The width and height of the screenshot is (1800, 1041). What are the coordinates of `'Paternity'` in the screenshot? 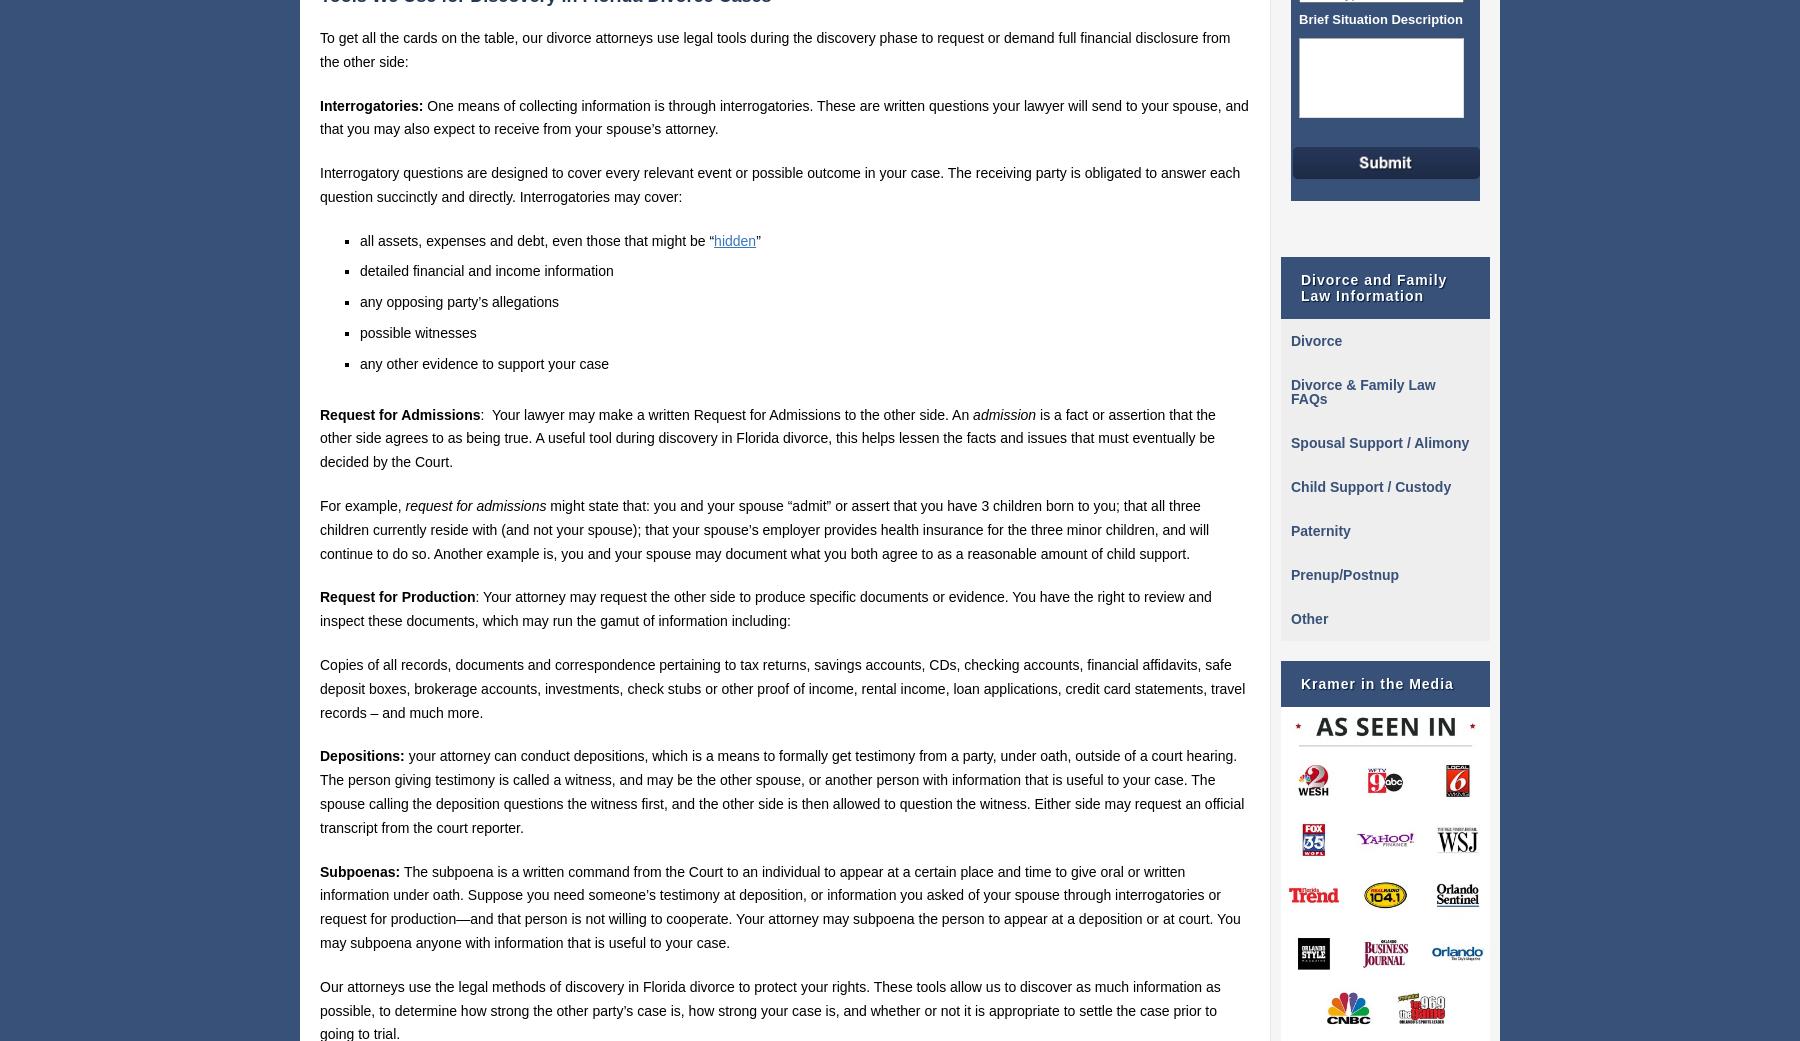 It's located at (1320, 531).